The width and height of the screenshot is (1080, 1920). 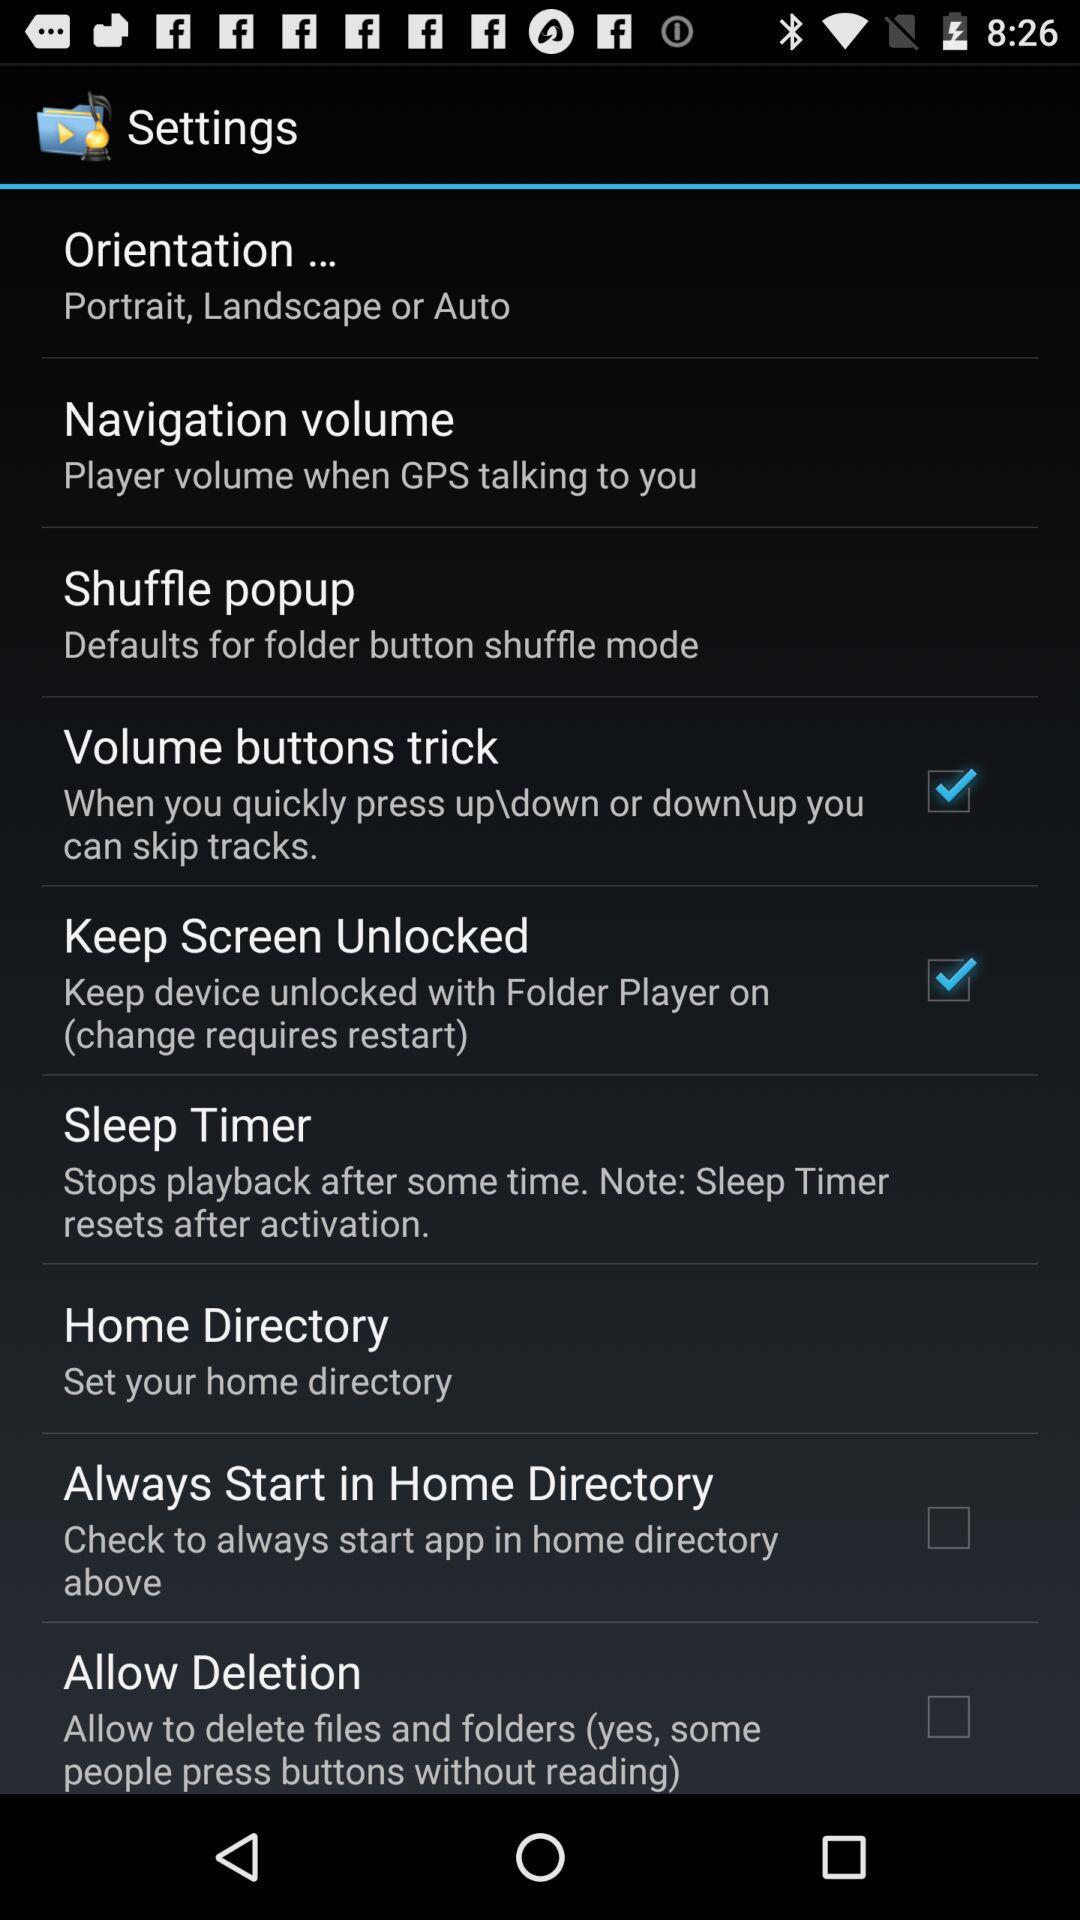 I want to click on allow deletion app, so click(x=212, y=1670).